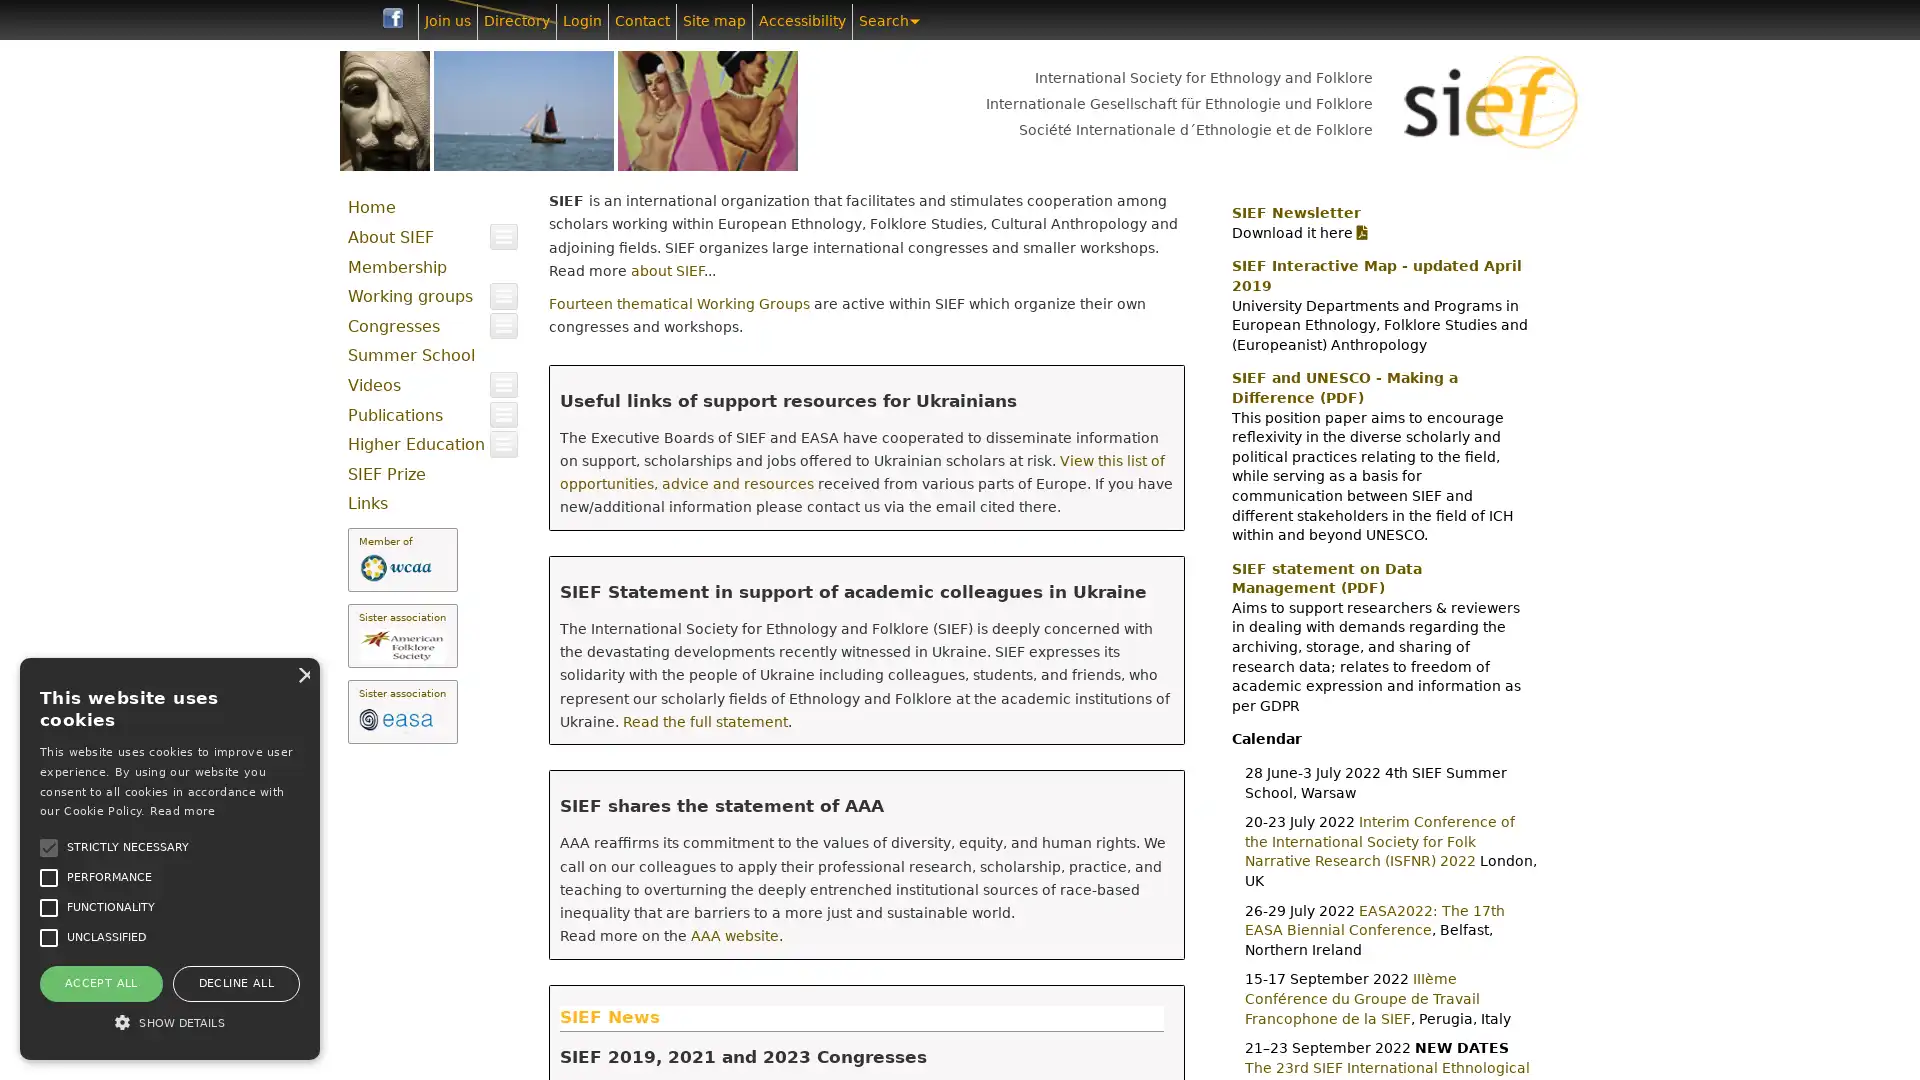  Describe the element at coordinates (99, 982) in the screenshot. I see `ACCEPT ALL` at that location.